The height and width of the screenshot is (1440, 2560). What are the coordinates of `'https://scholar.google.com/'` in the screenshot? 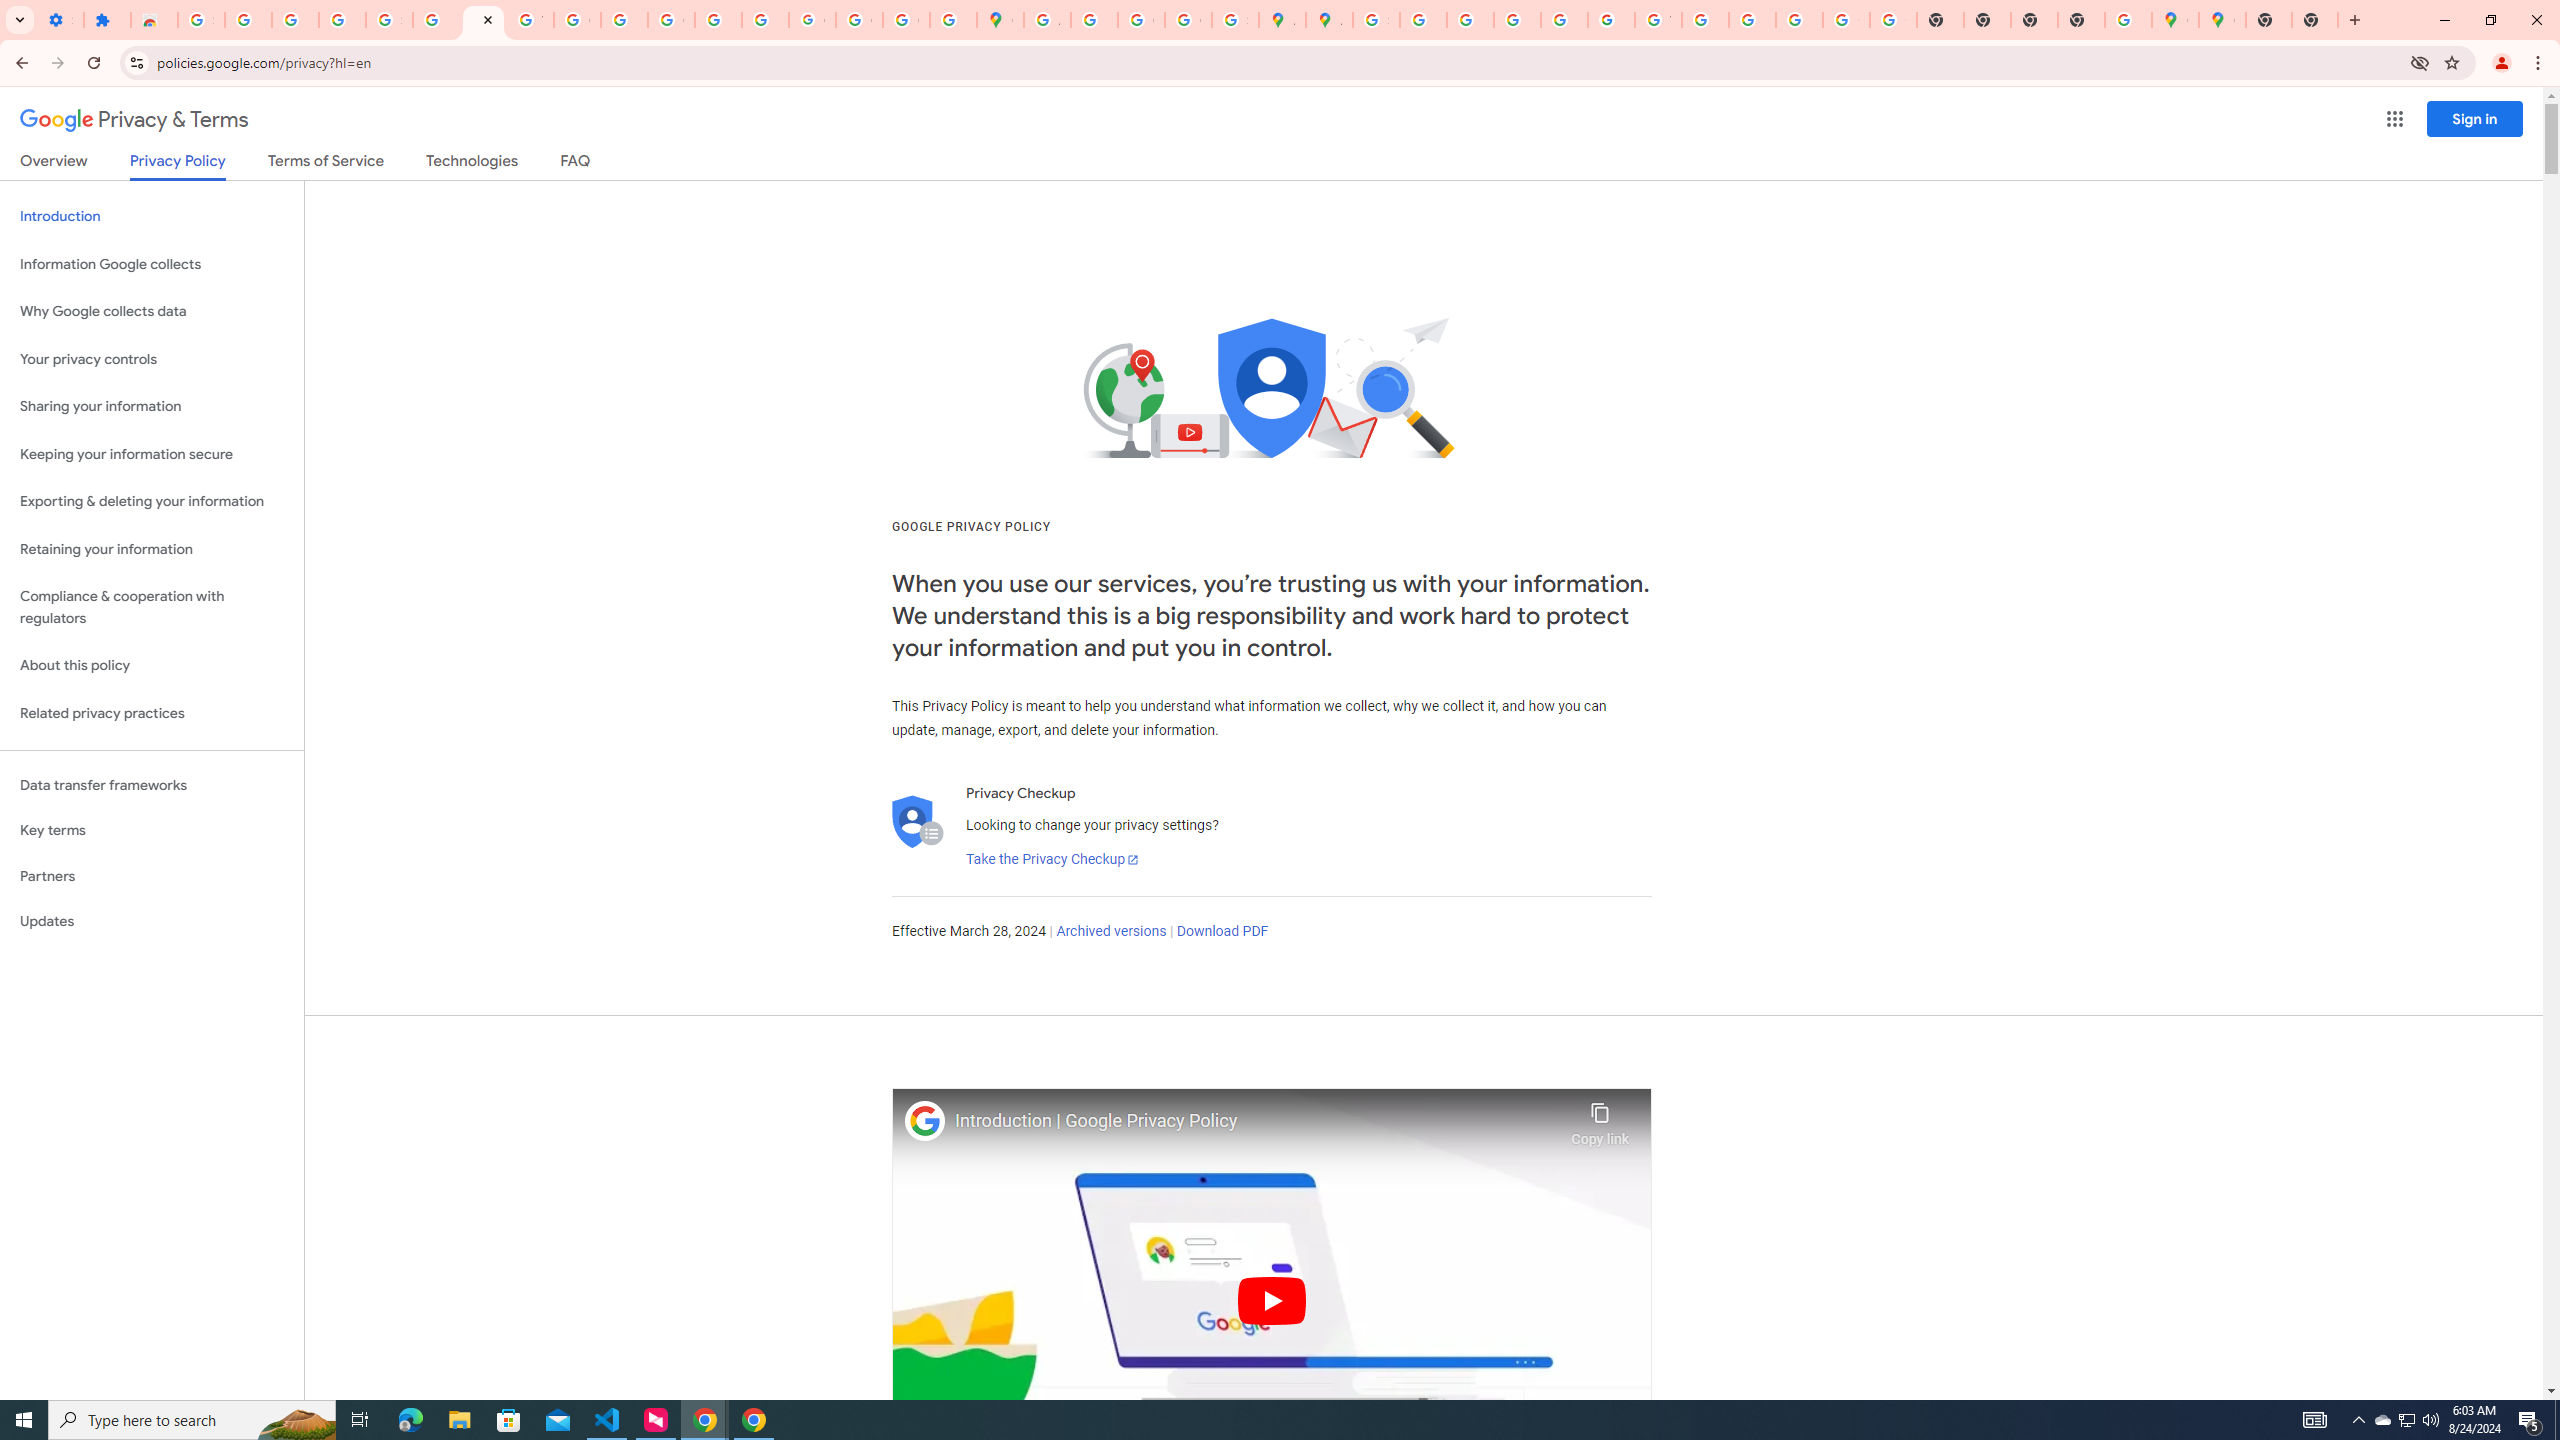 It's located at (623, 19).